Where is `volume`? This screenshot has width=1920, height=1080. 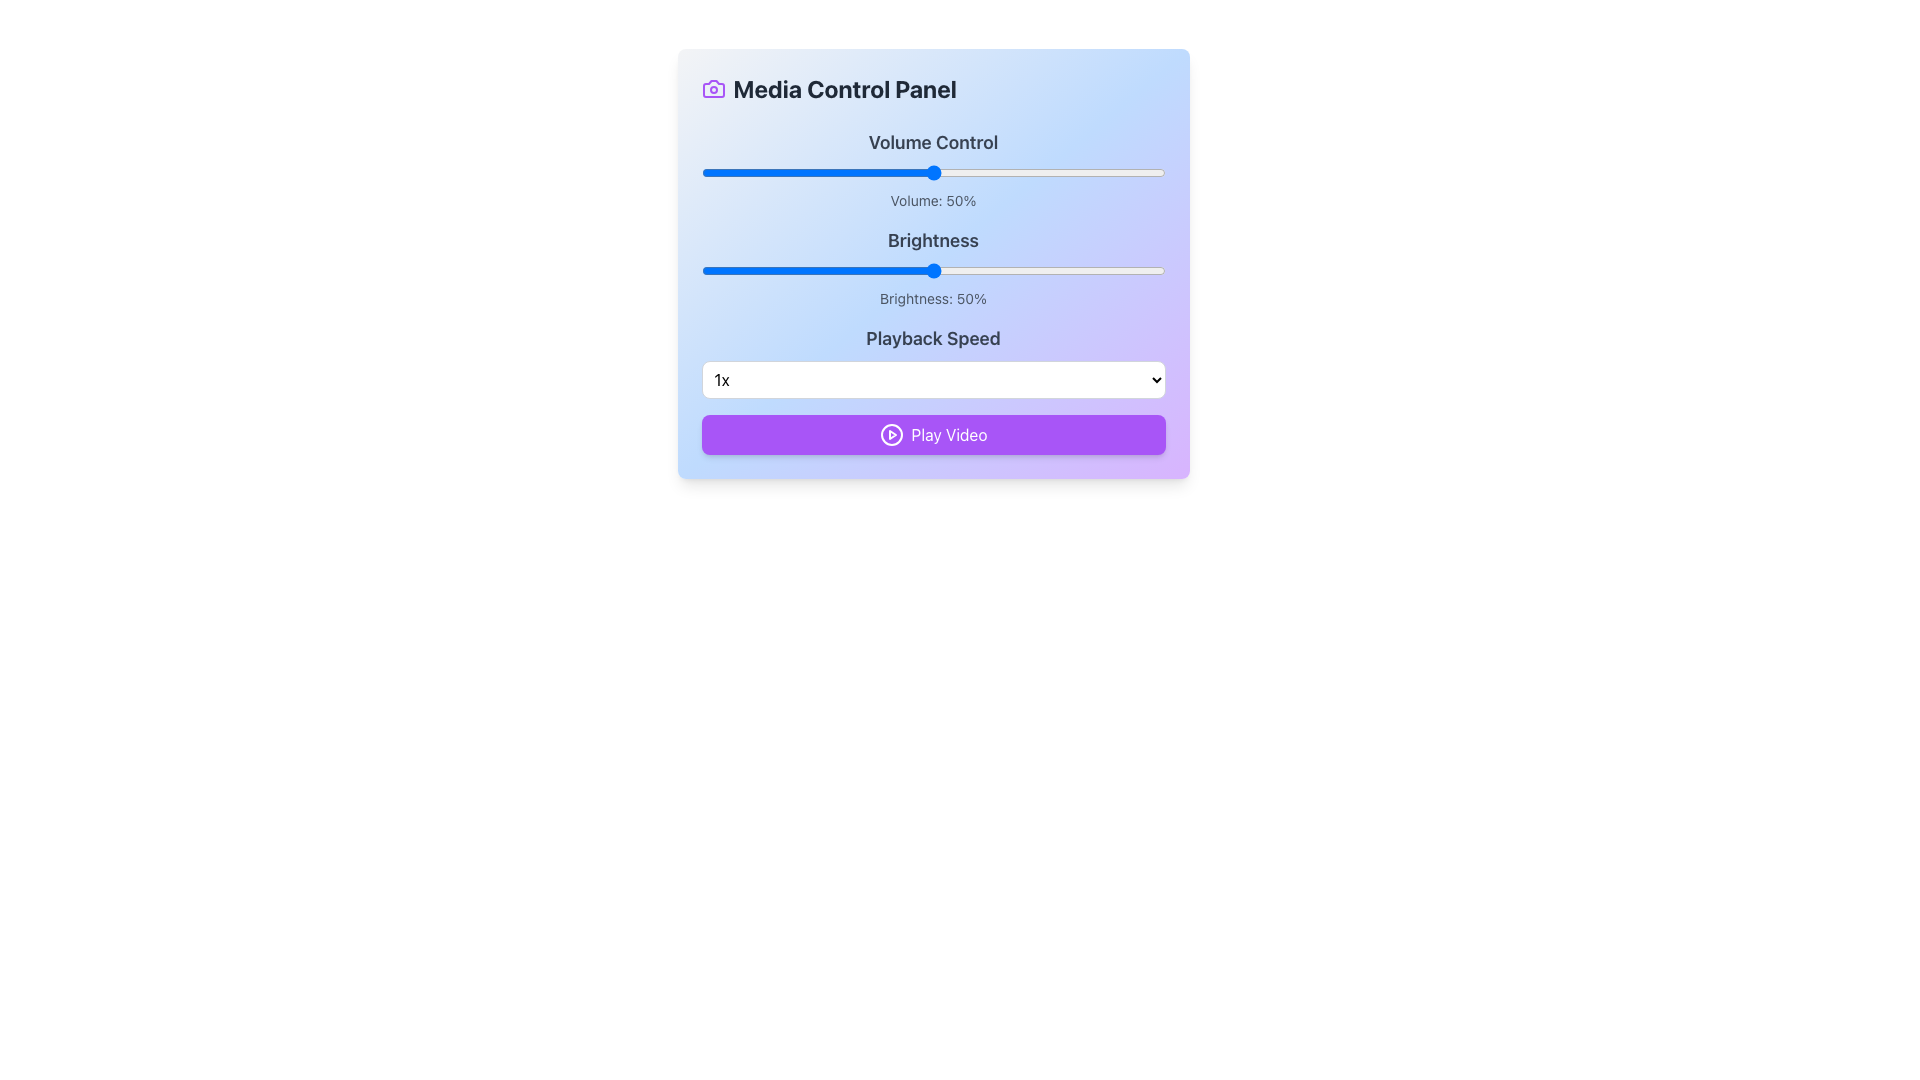
volume is located at coordinates (746, 172).